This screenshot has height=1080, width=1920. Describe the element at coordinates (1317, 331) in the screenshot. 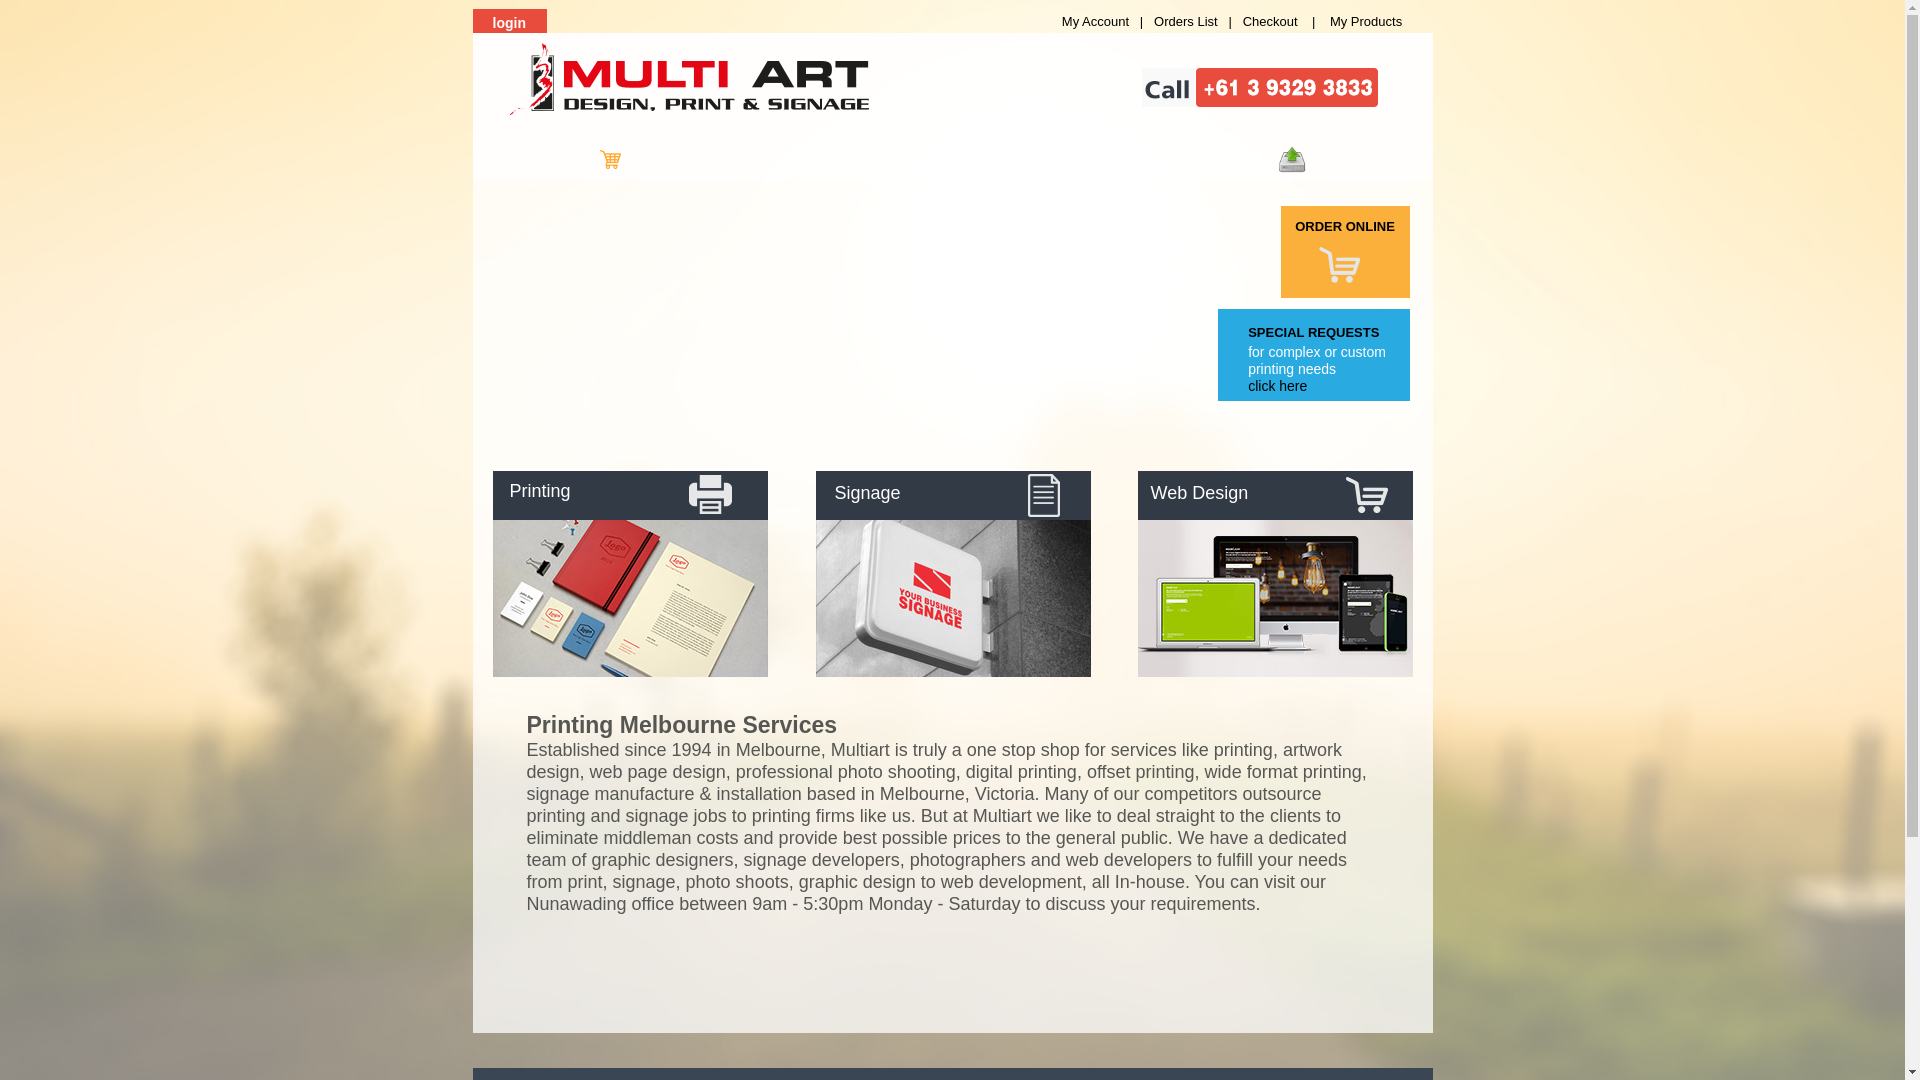

I see `'SPECIAL REQUESTS'` at that location.